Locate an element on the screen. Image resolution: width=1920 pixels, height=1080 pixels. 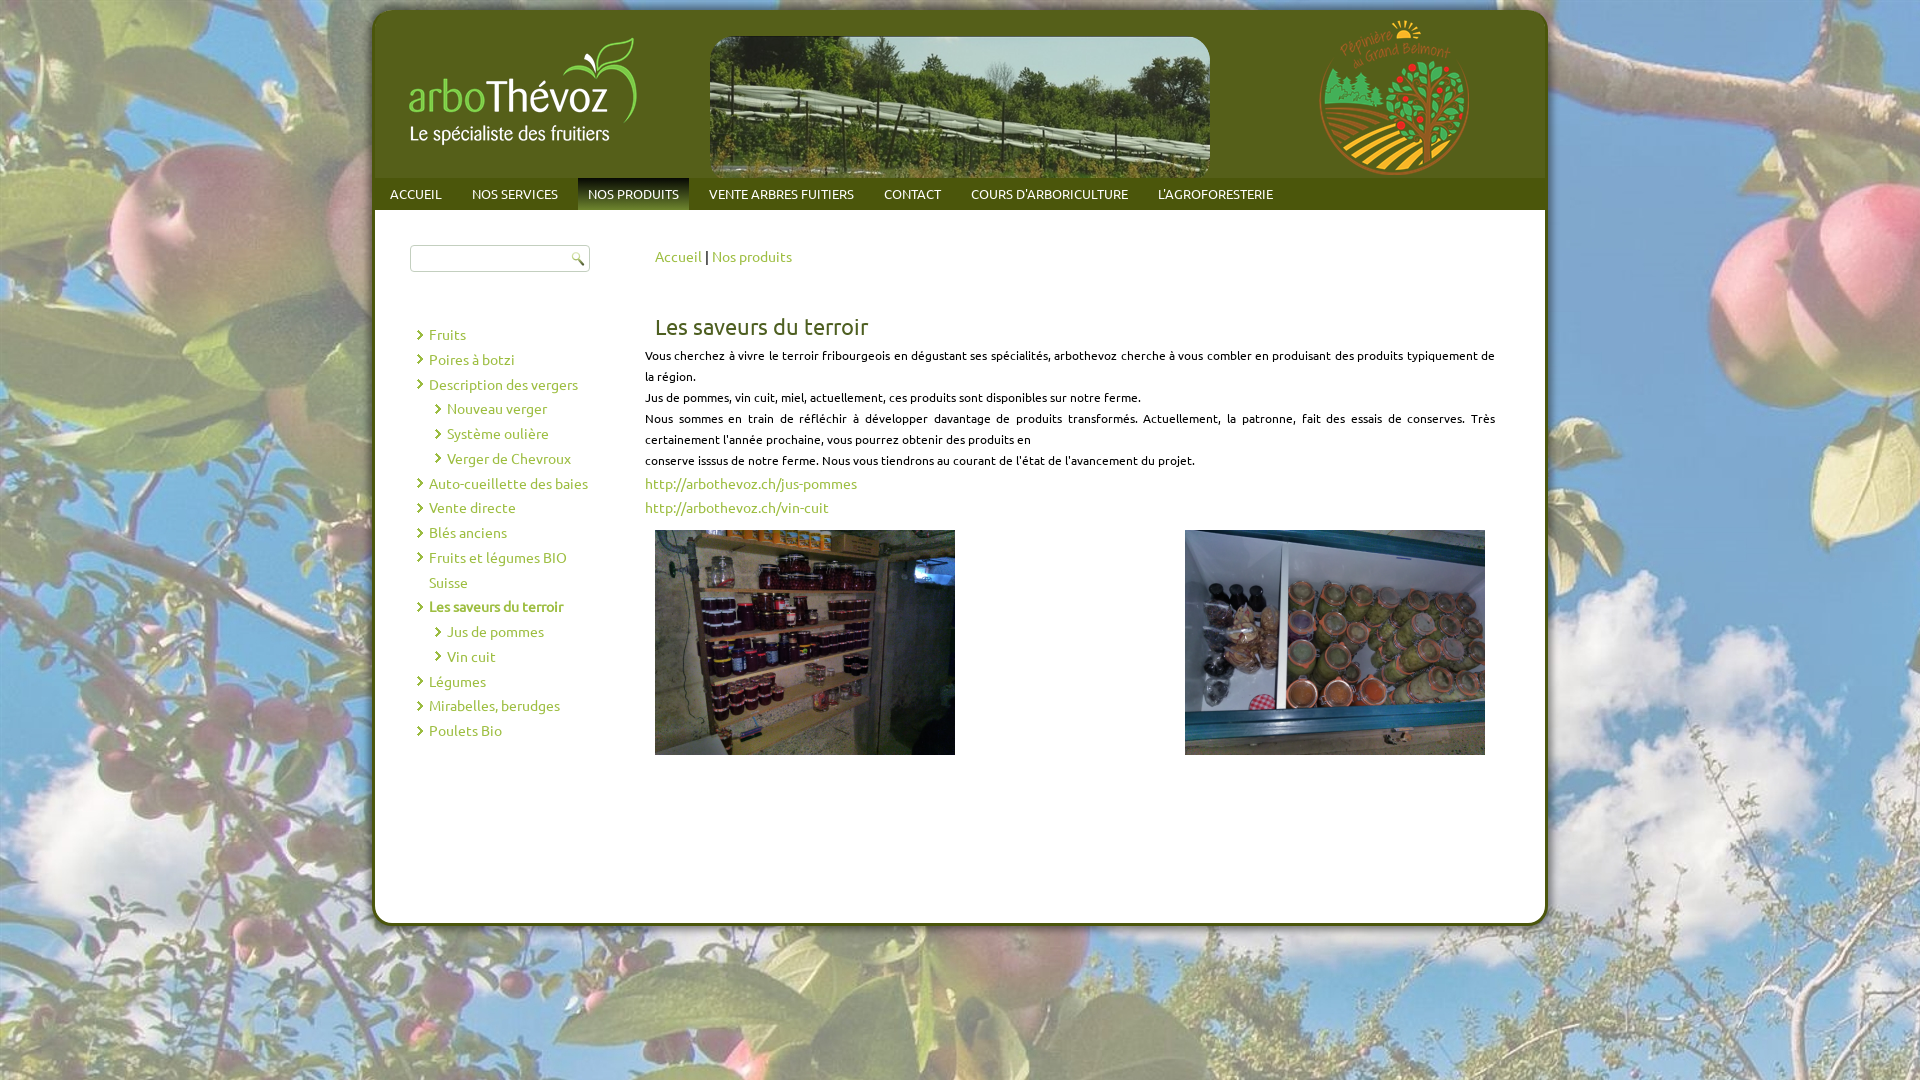
'L'AGROFORESTERIE' is located at coordinates (1214, 193).